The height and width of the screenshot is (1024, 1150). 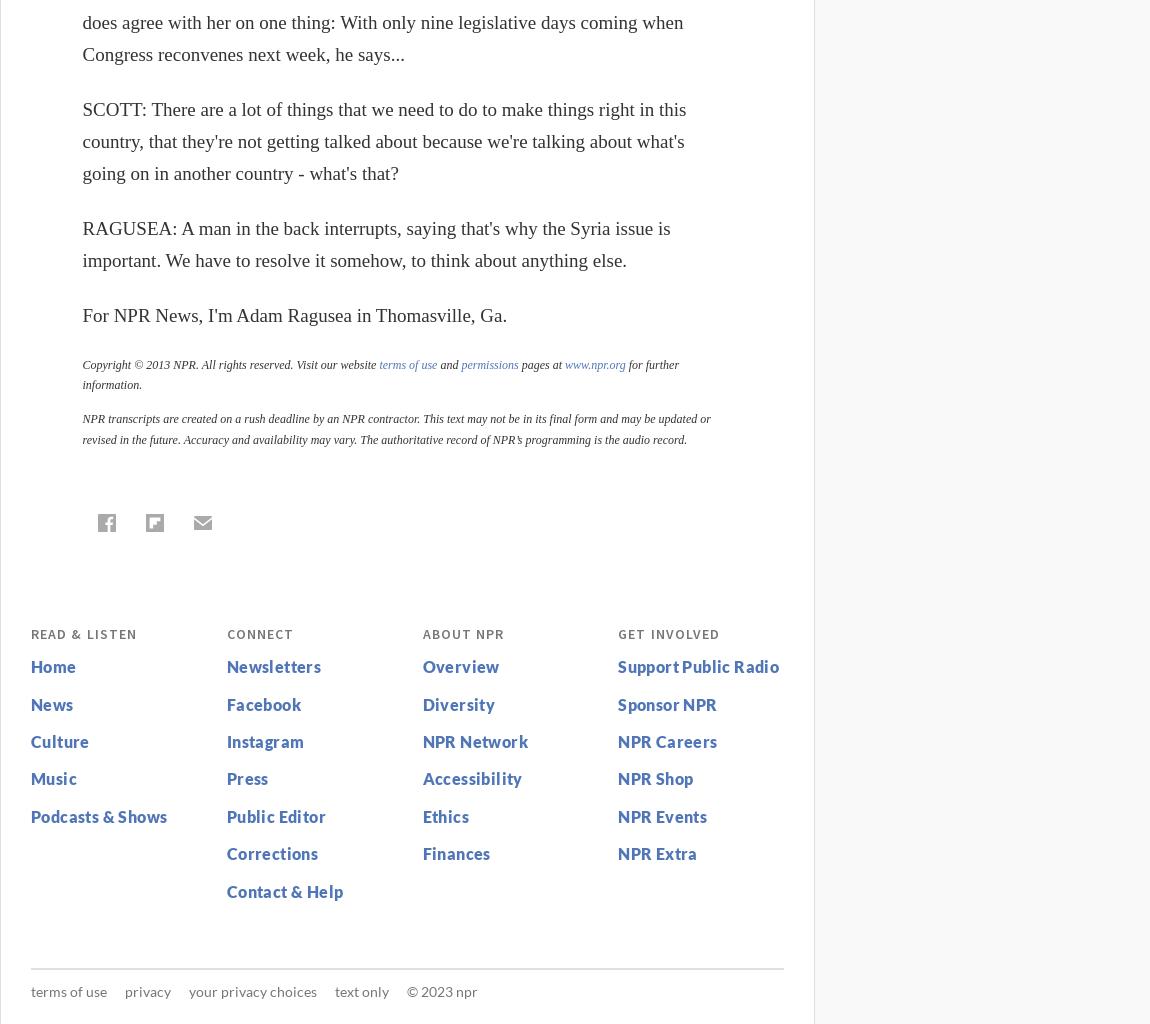 What do you see at coordinates (50, 703) in the screenshot?
I see `'News'` at bounding box center [50, 703].